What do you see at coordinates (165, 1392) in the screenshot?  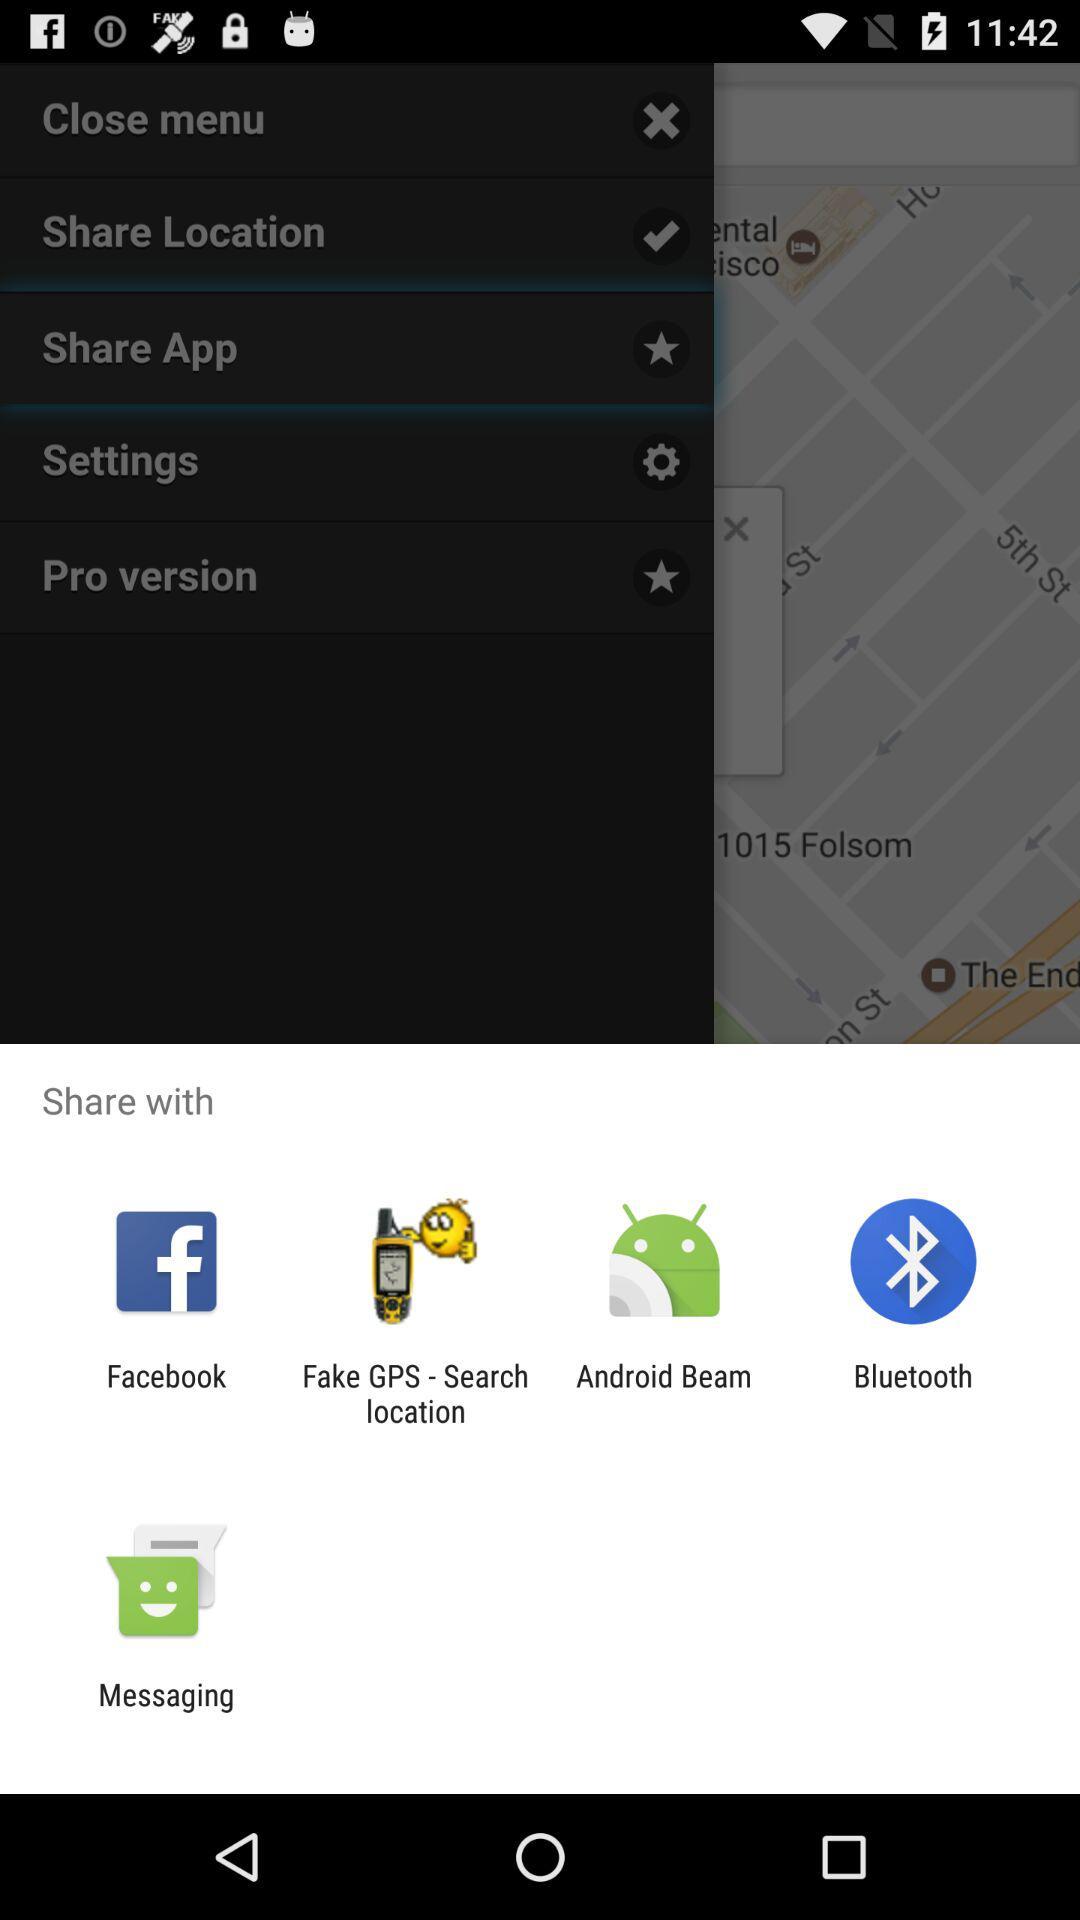 I see `the facebook` at bounding box center [165, 1392].